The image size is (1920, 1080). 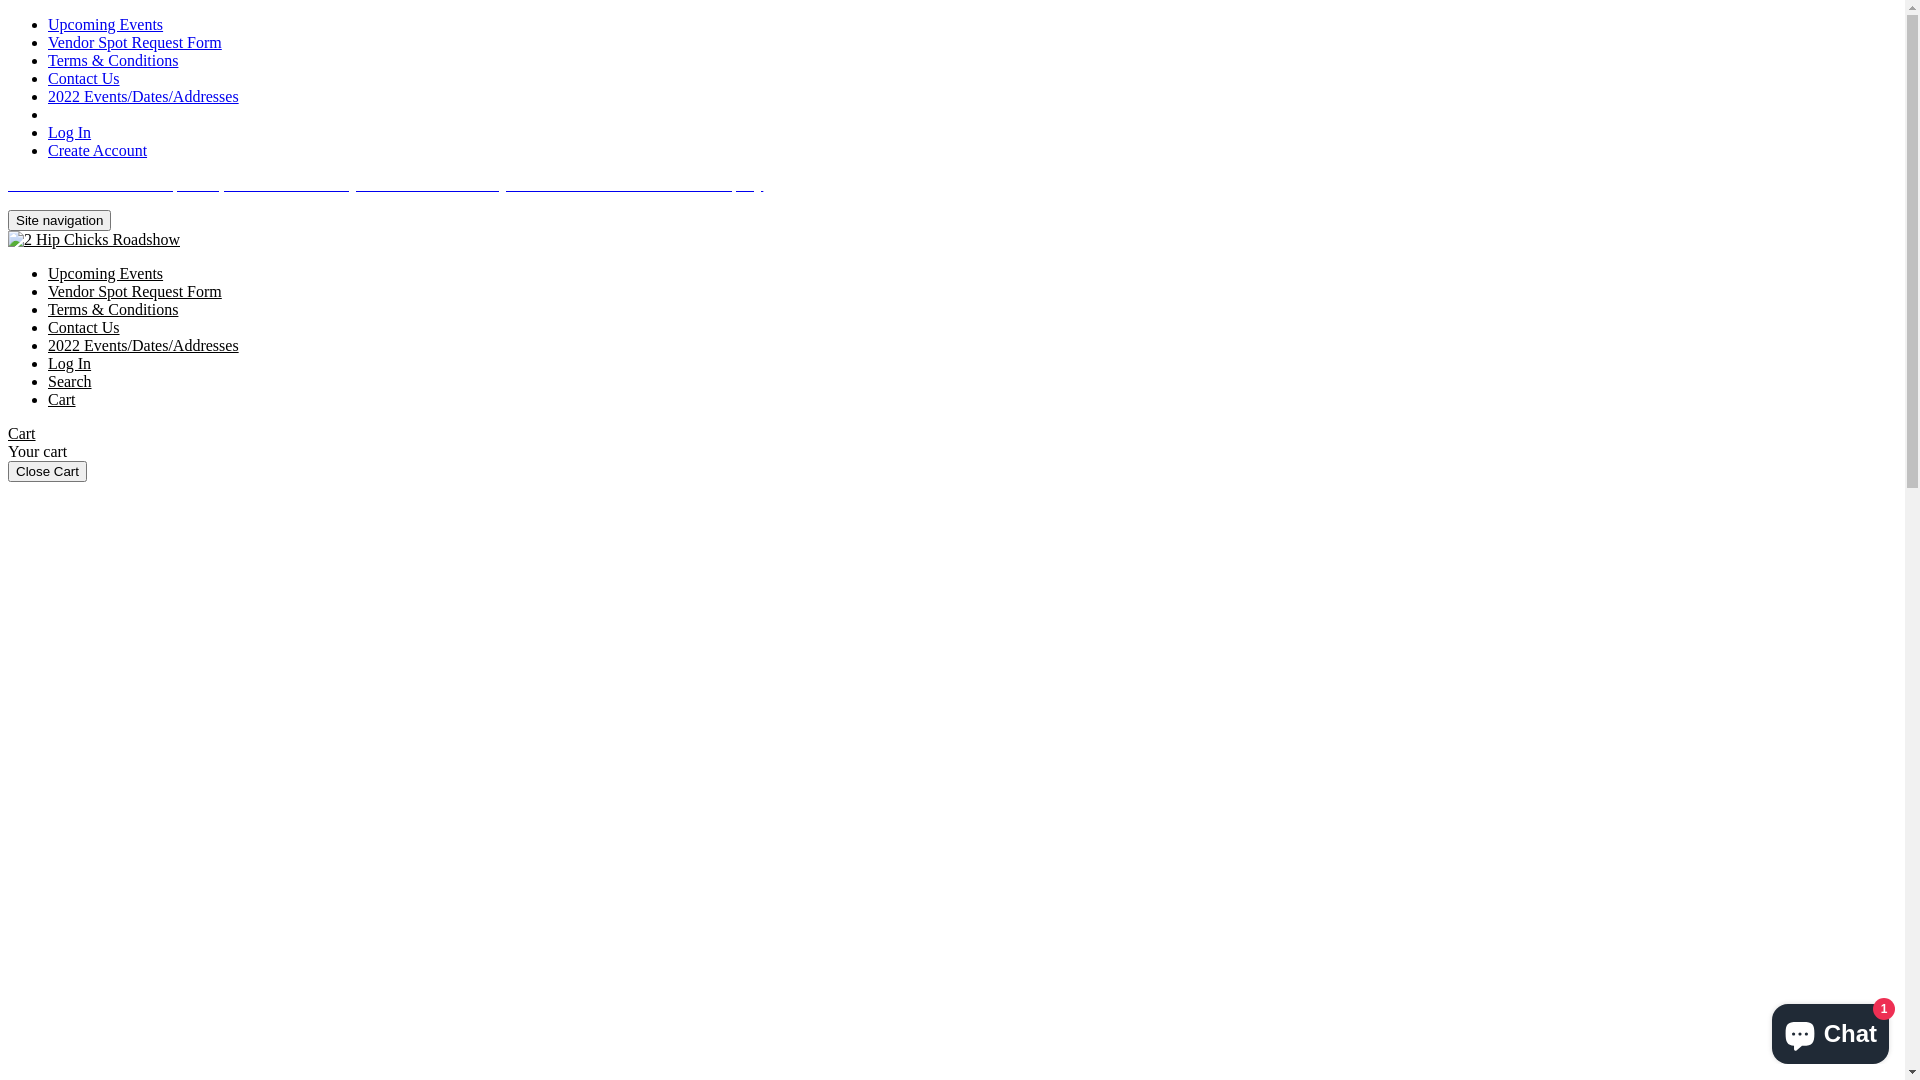 I want to click on 'Terms & Conditions', so click(x=48, y=309).